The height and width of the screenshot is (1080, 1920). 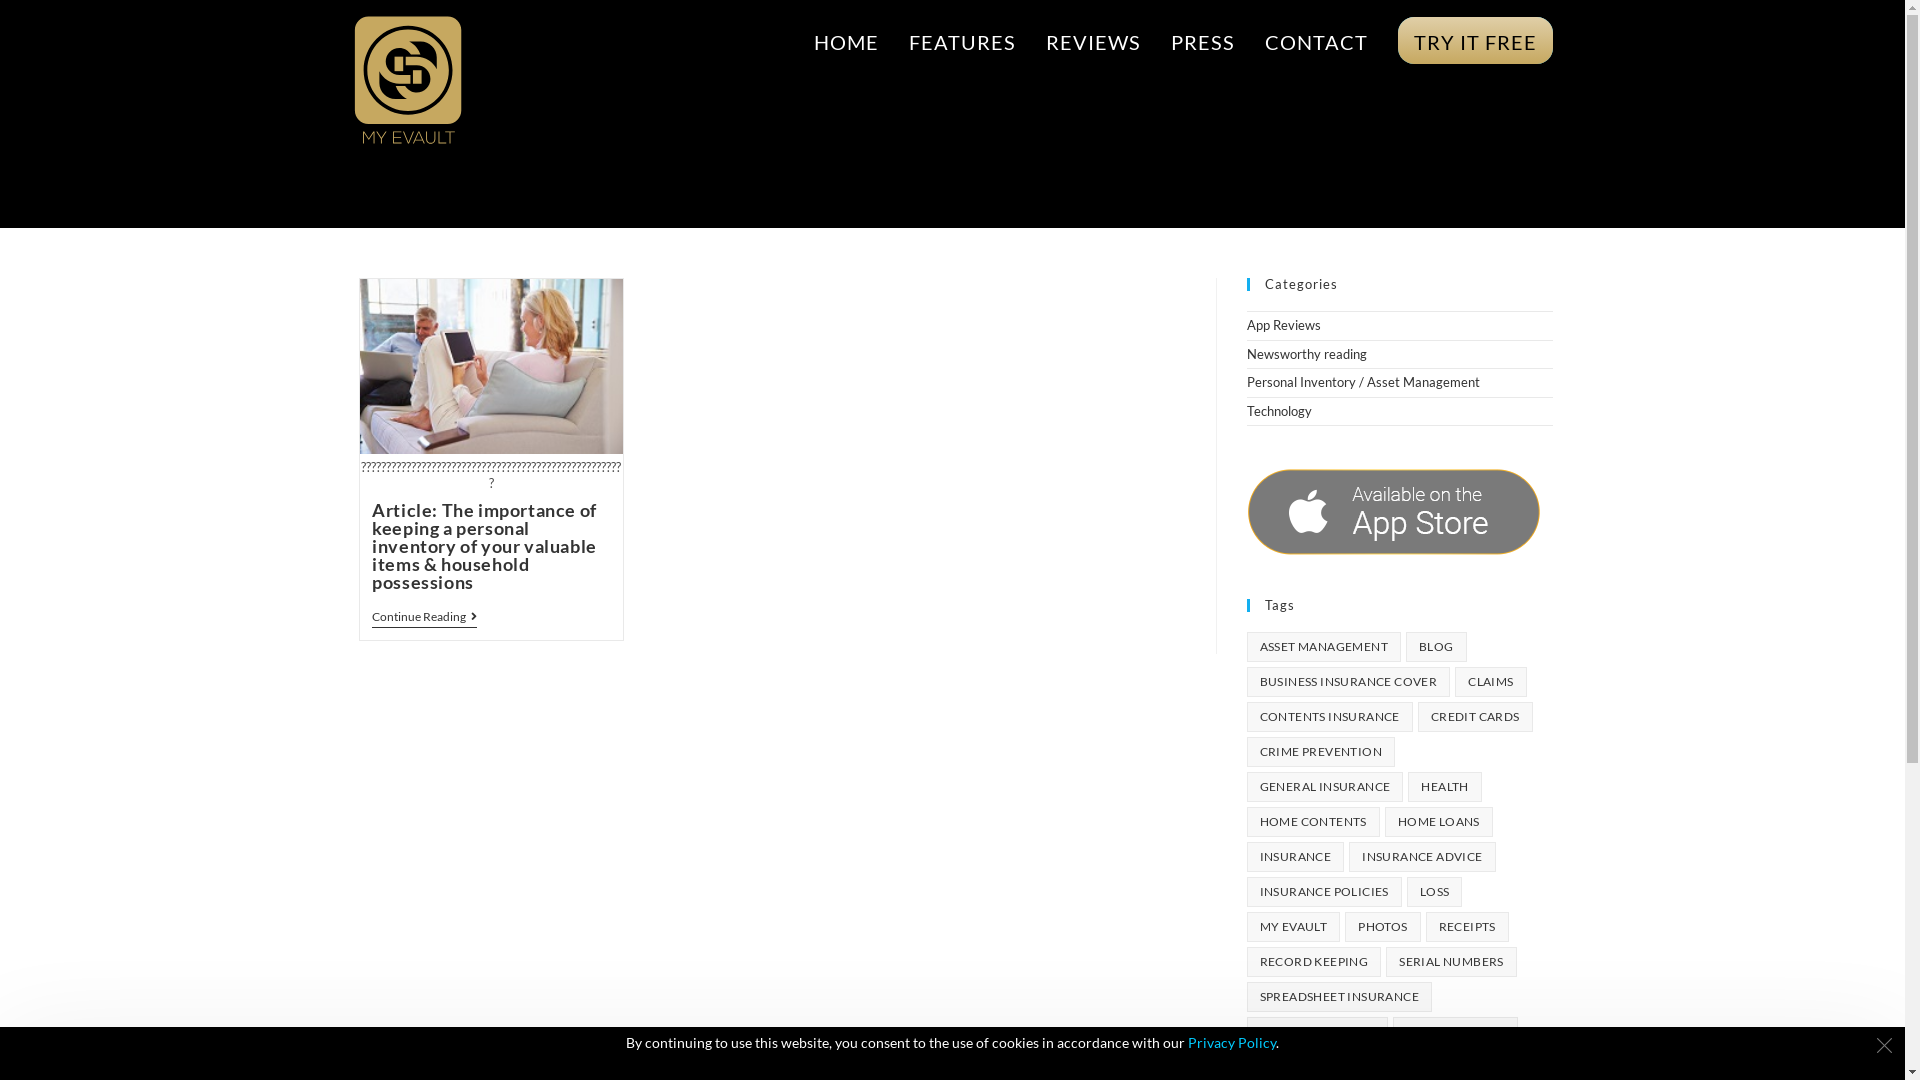 I want to click on 'PHOTOS', so click(x=1381, y=926).